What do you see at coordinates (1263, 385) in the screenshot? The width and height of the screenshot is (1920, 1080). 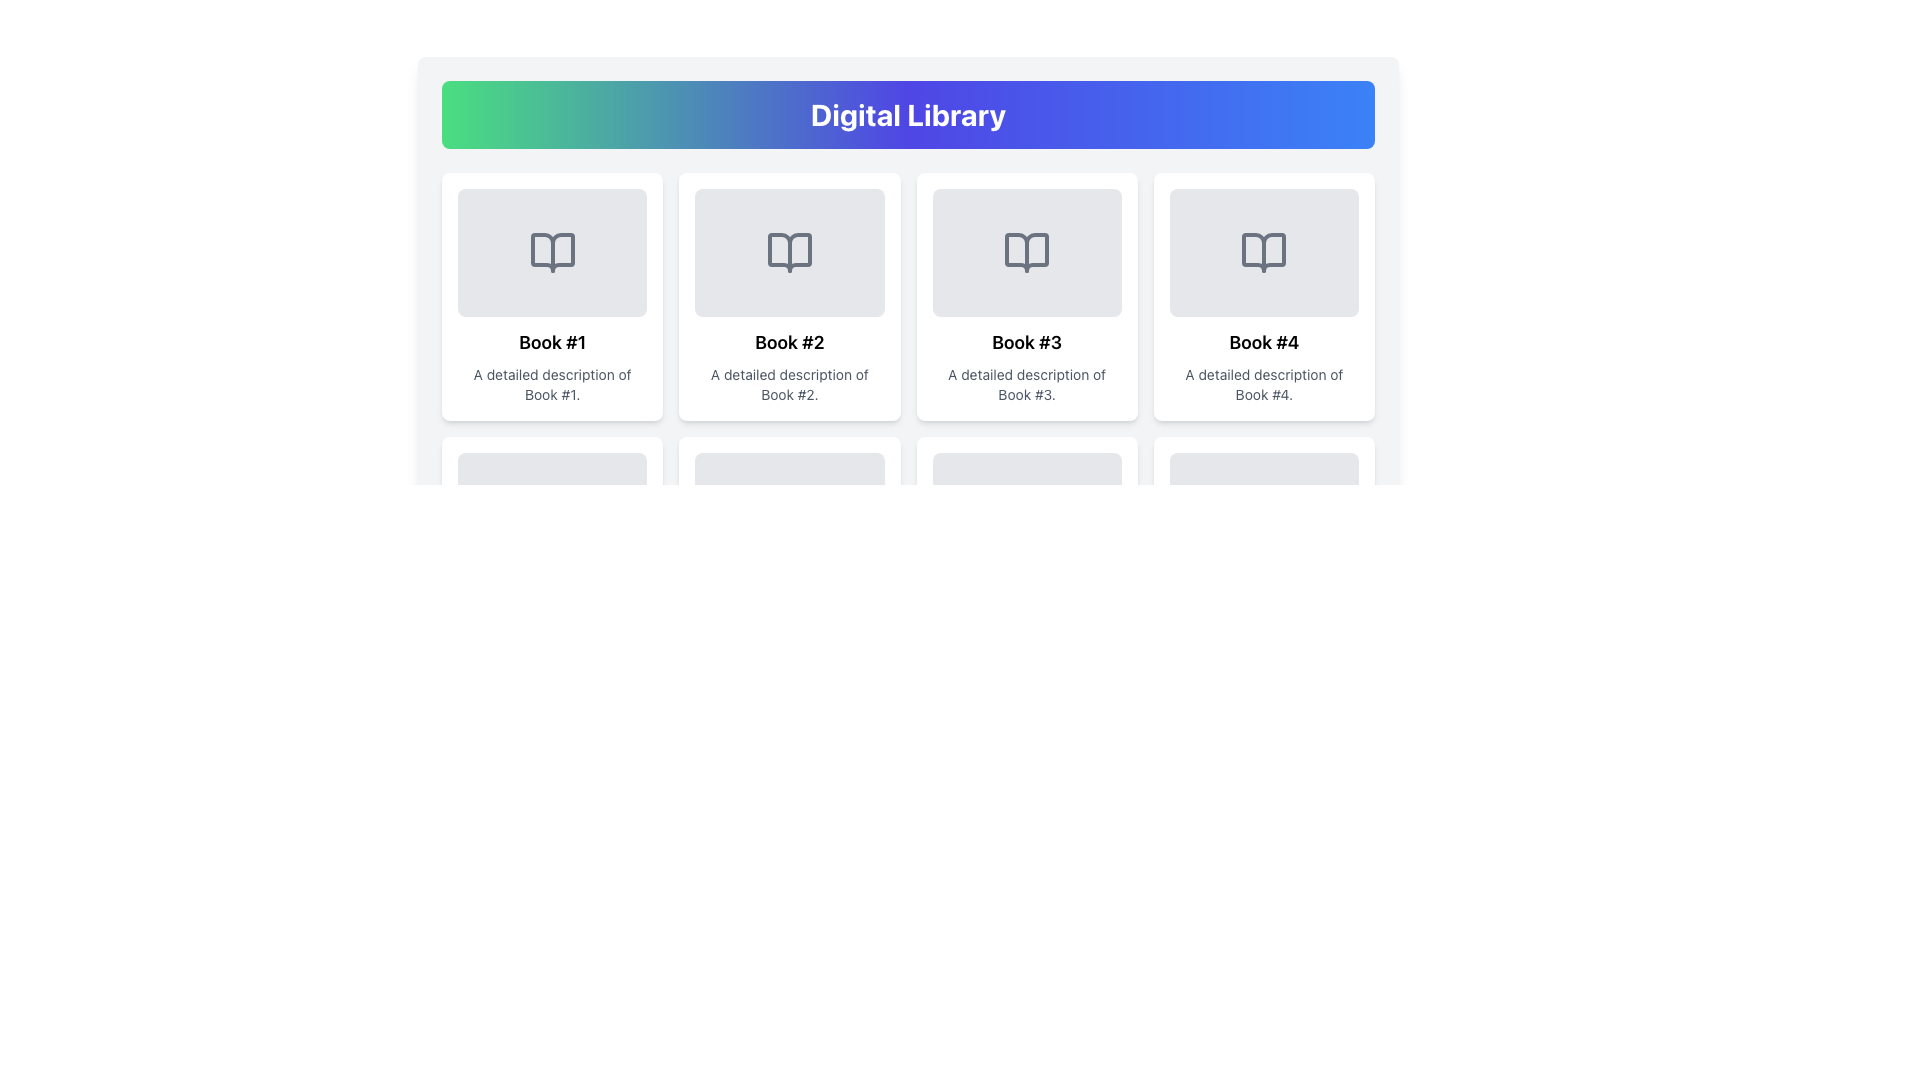 I see `the text label providing additional descriptive information about 'Book #4' located directly below its title in the card layout` at bounding box center [1263, 385].